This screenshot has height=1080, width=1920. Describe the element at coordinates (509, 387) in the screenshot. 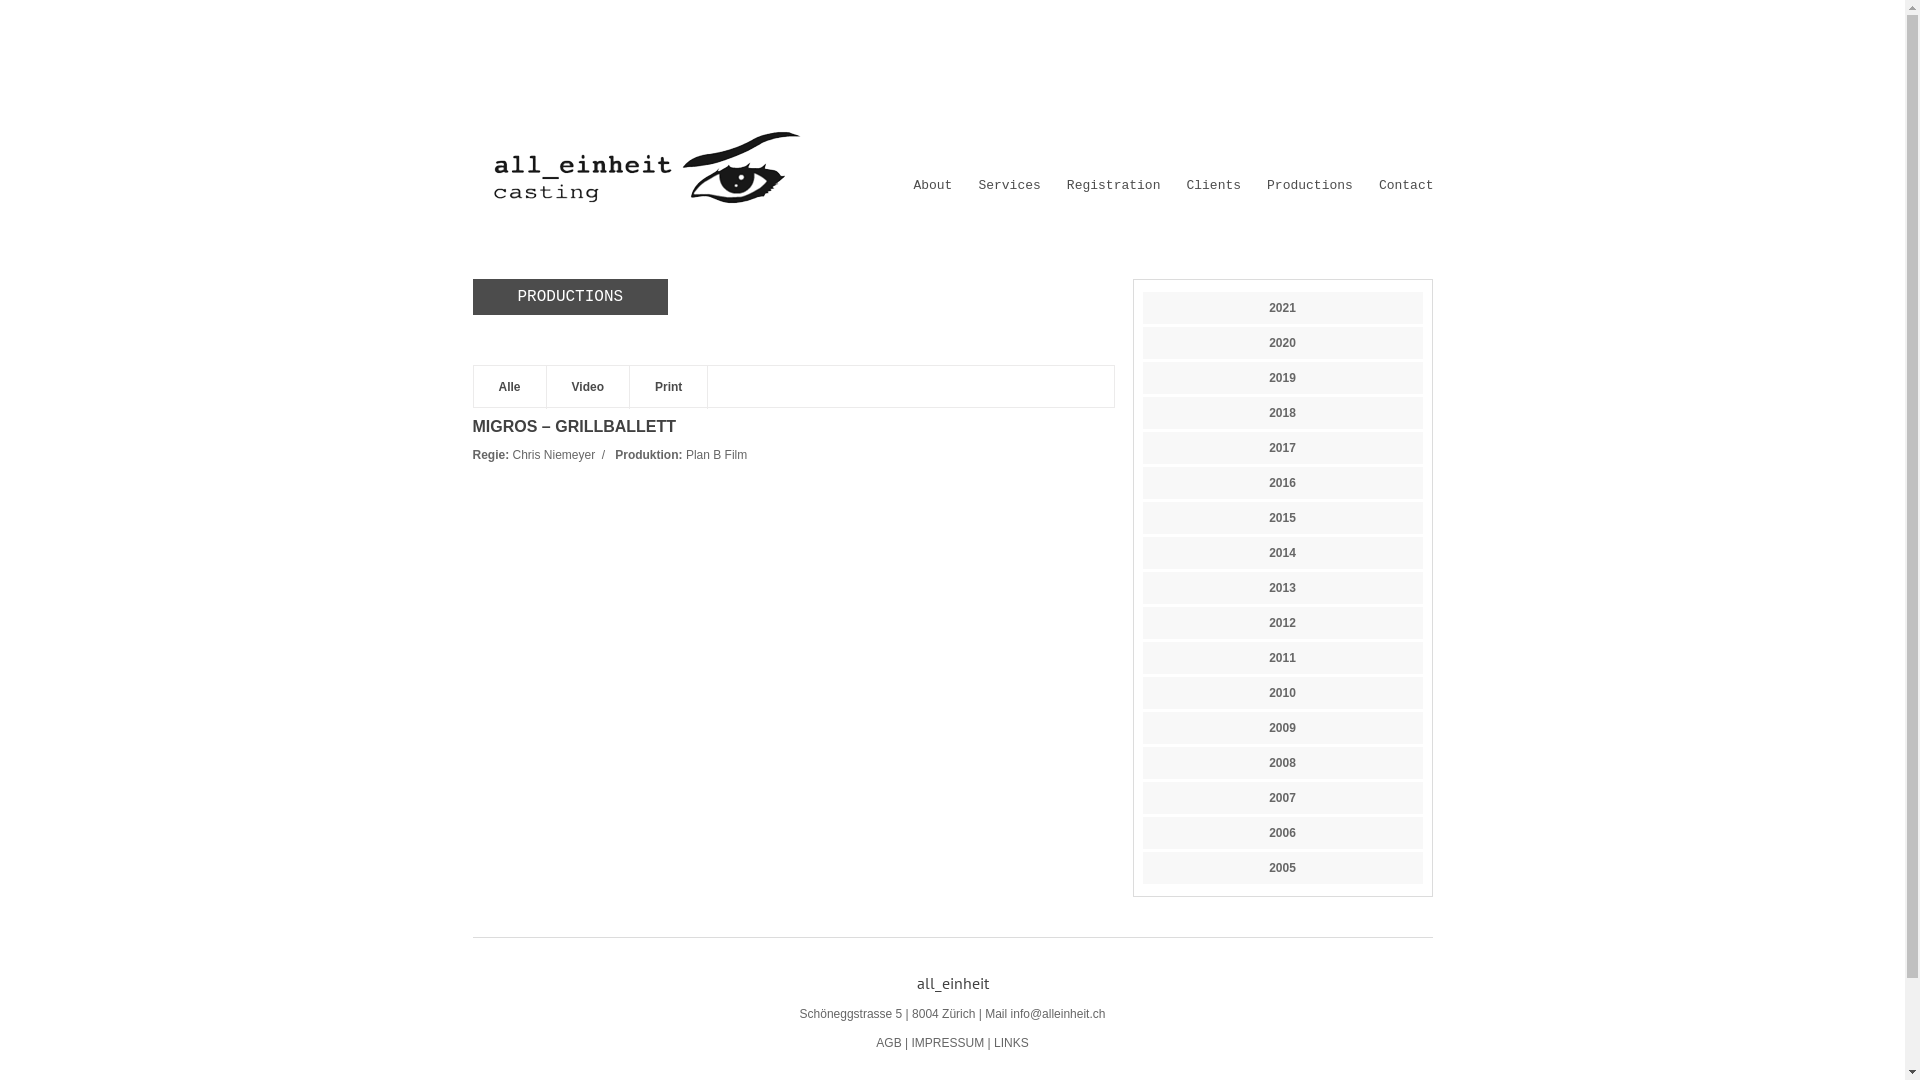

I see `'Alle'` at that location.